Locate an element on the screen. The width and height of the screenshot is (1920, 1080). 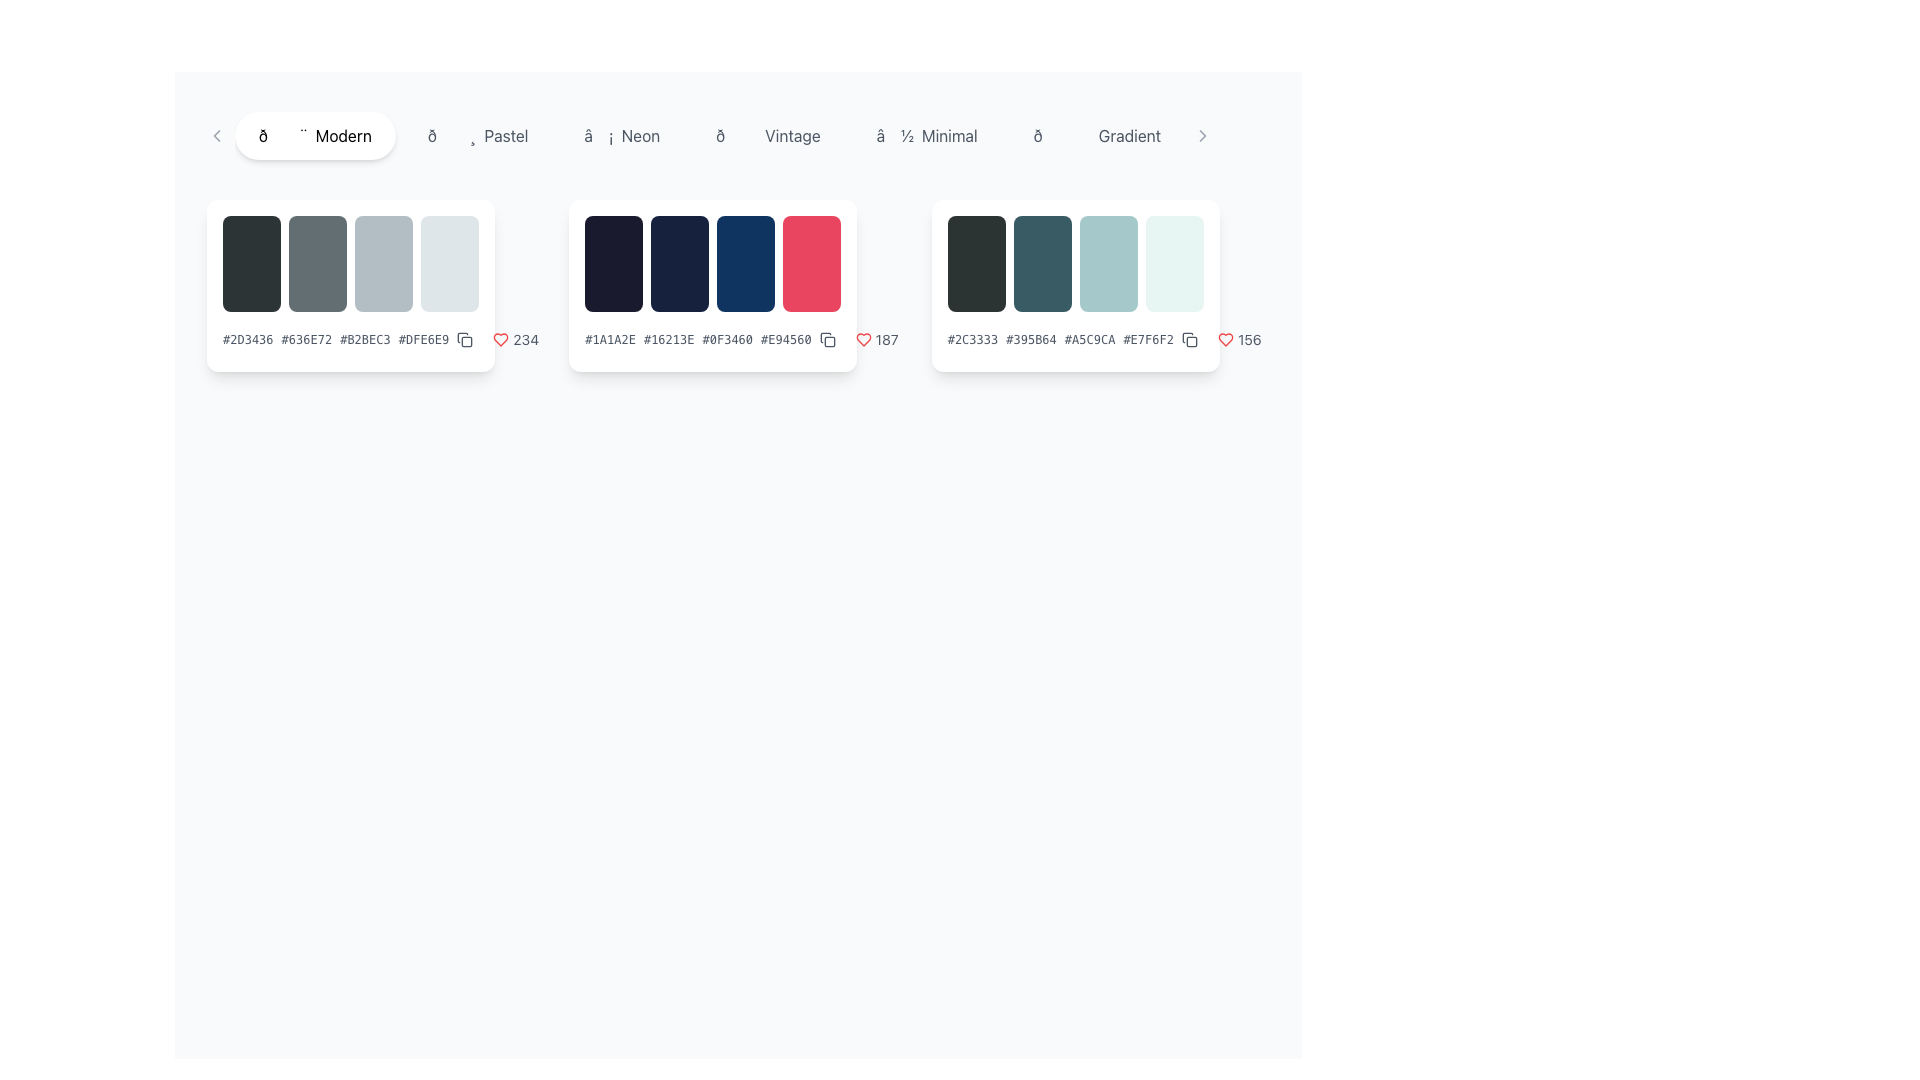
the leftmost Icon button in the category selection bar, which navigates left, adjacent to the 'Modern' category label is located at coordinates (216, 135).